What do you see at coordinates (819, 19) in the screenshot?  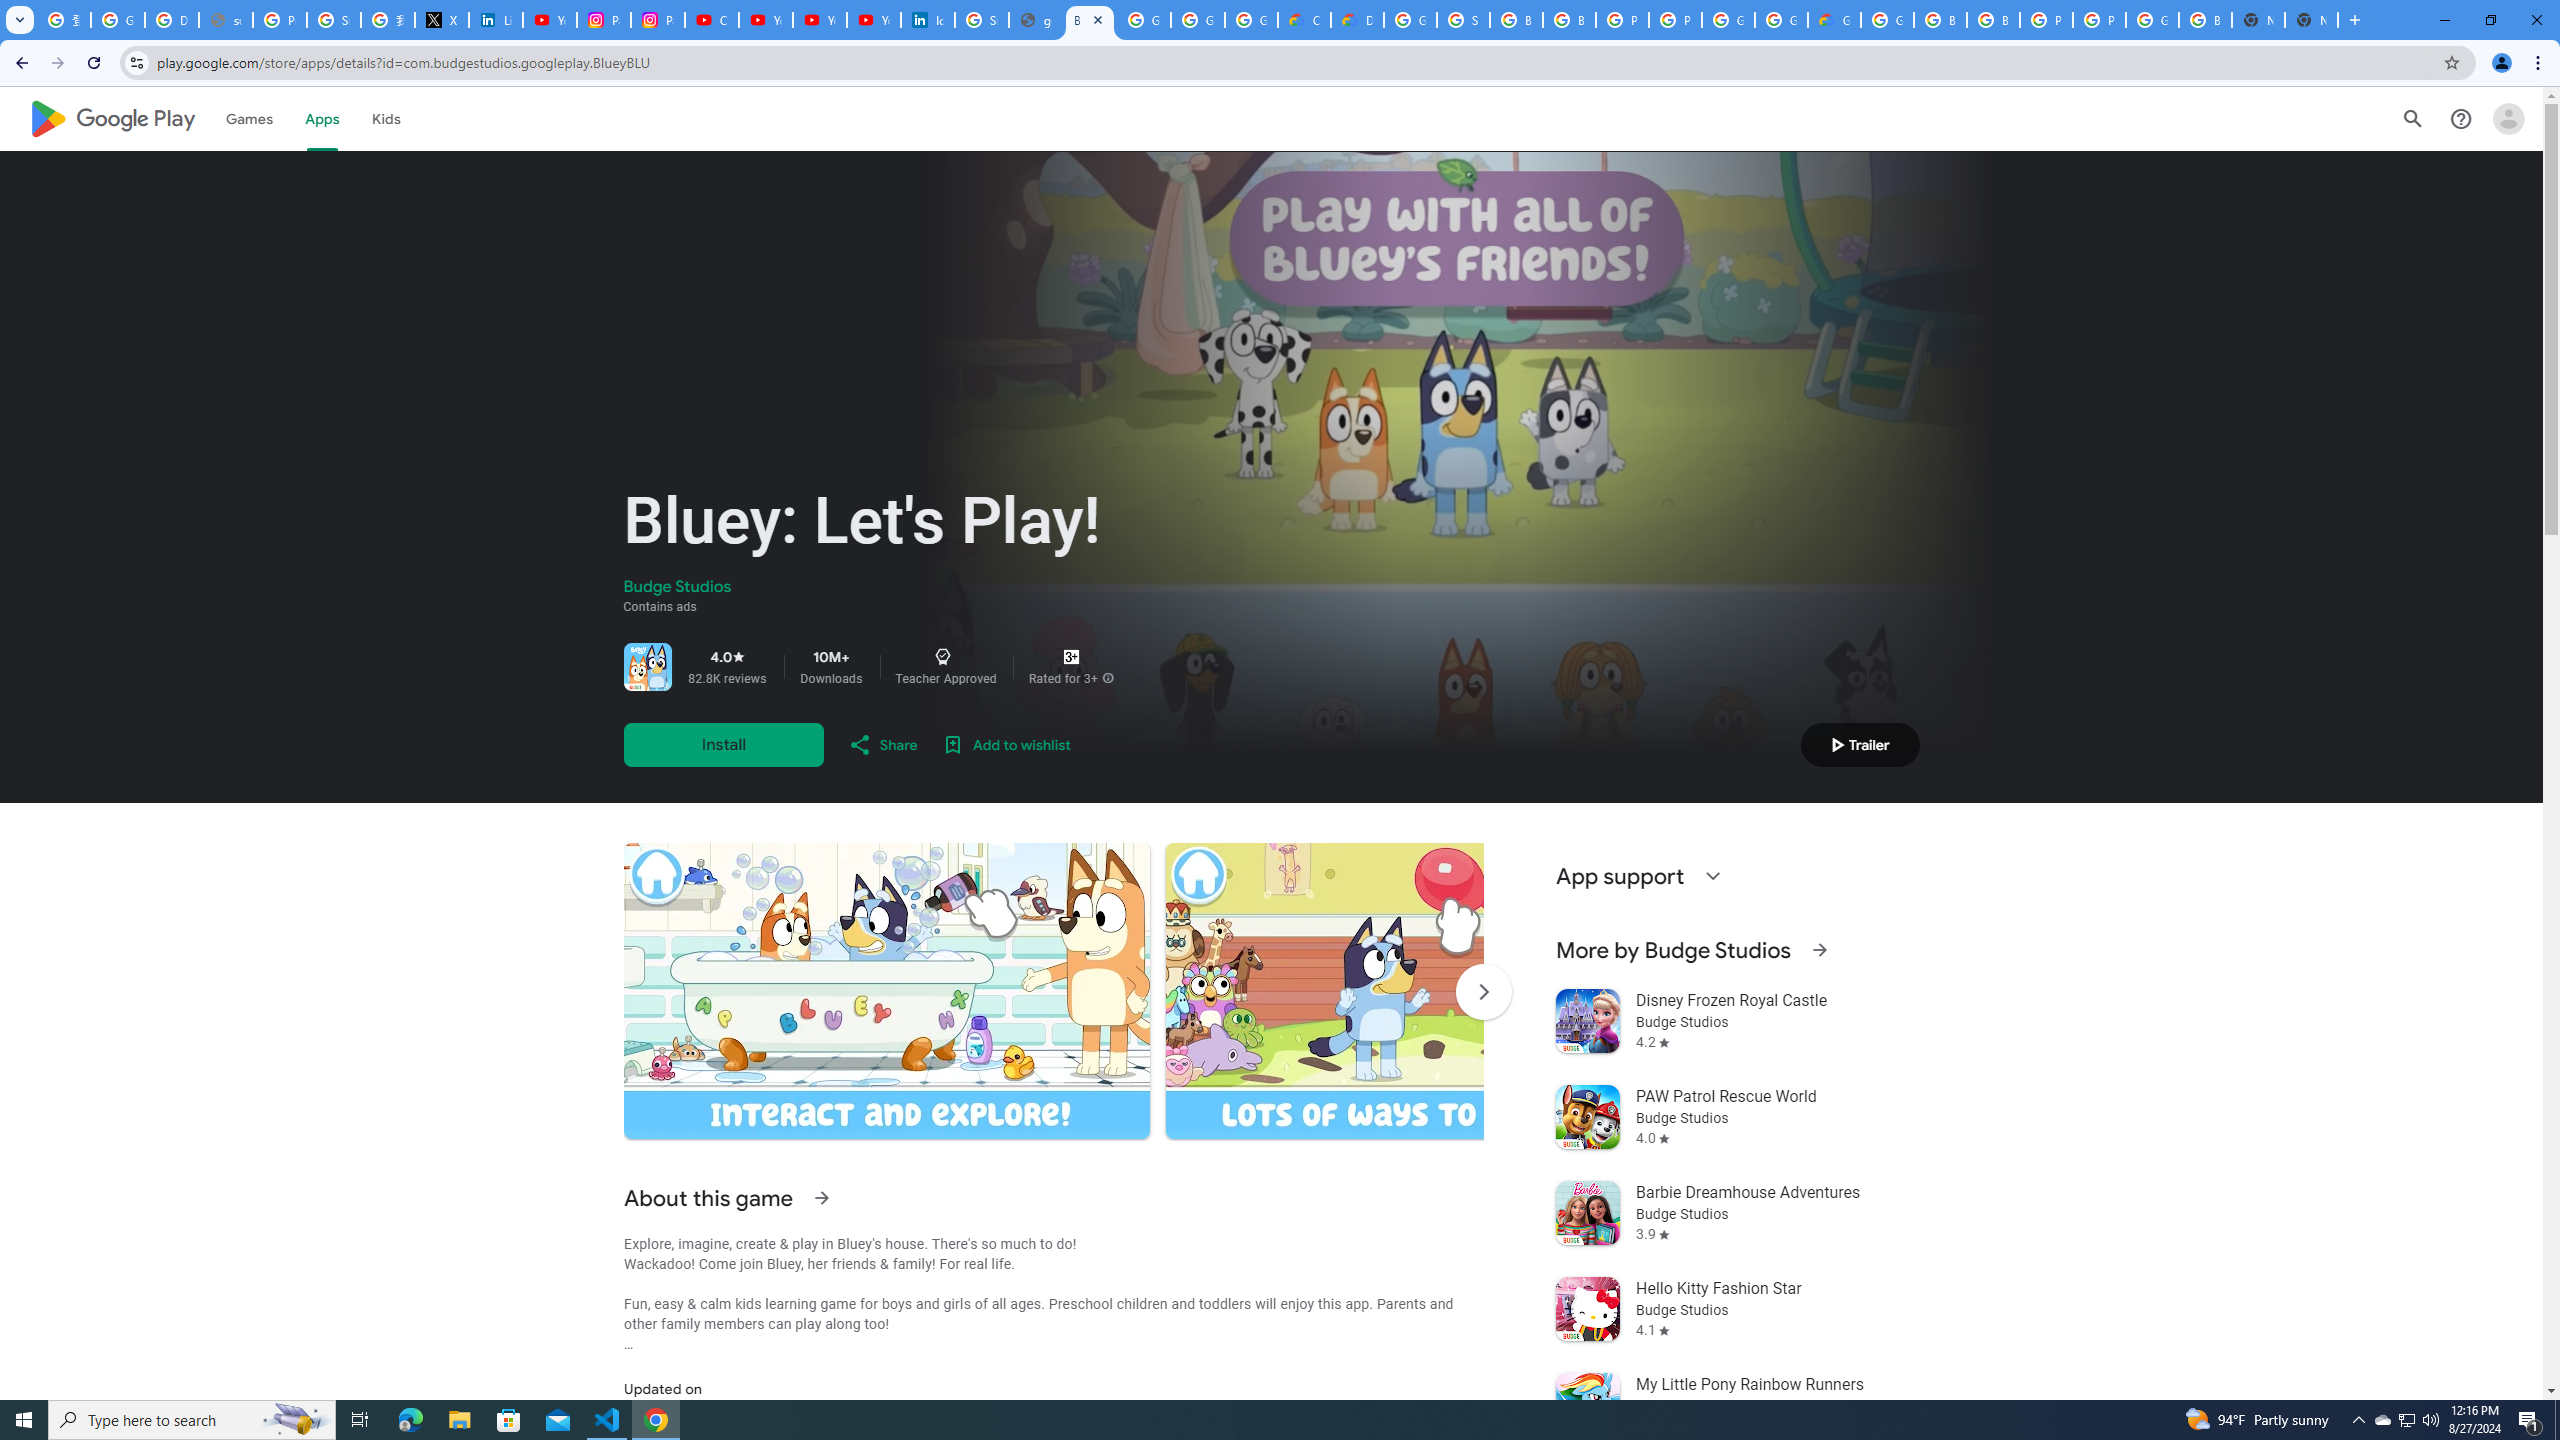 I see `'YouTube Culture & Trends - YouTube Top 10, 2021'` at bounding box center [819, 19].